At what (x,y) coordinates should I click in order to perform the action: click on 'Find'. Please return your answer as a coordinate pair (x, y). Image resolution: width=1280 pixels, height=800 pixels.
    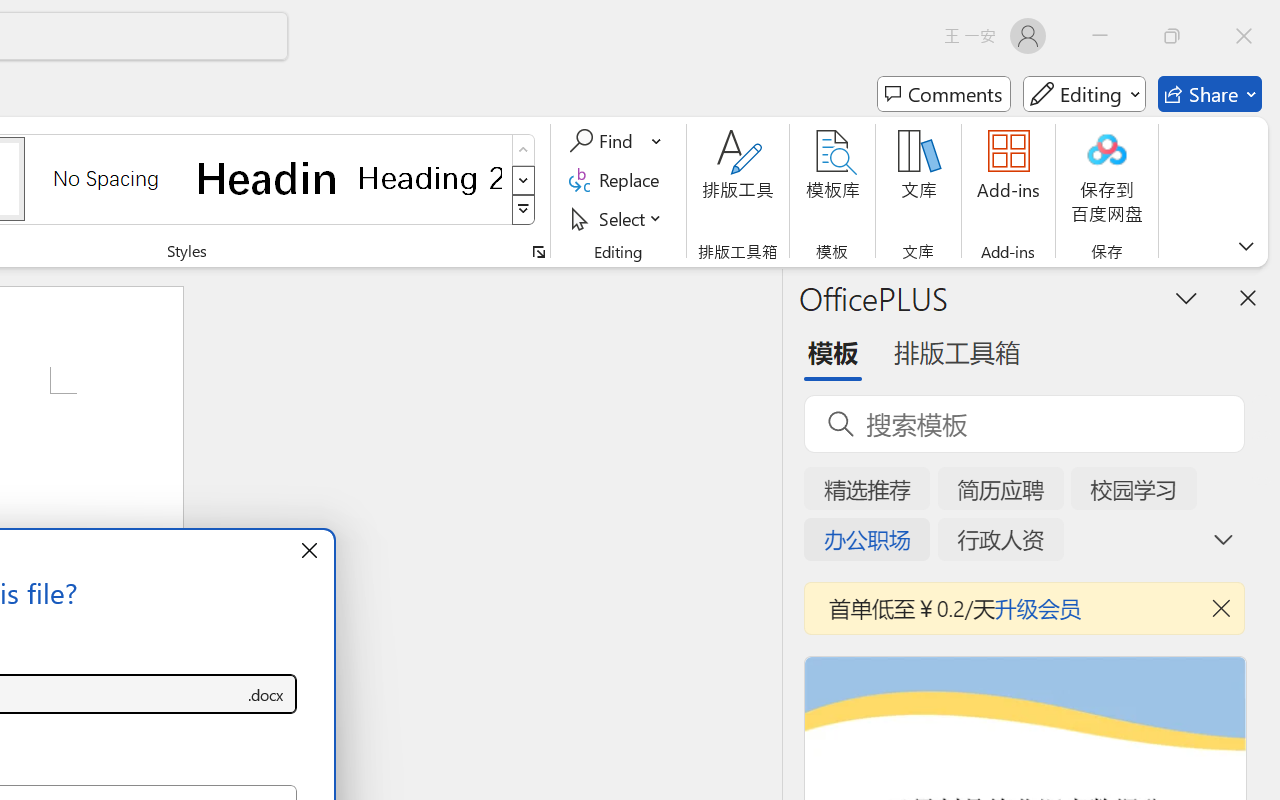
    Looking at the image, I should click on (615, 141).